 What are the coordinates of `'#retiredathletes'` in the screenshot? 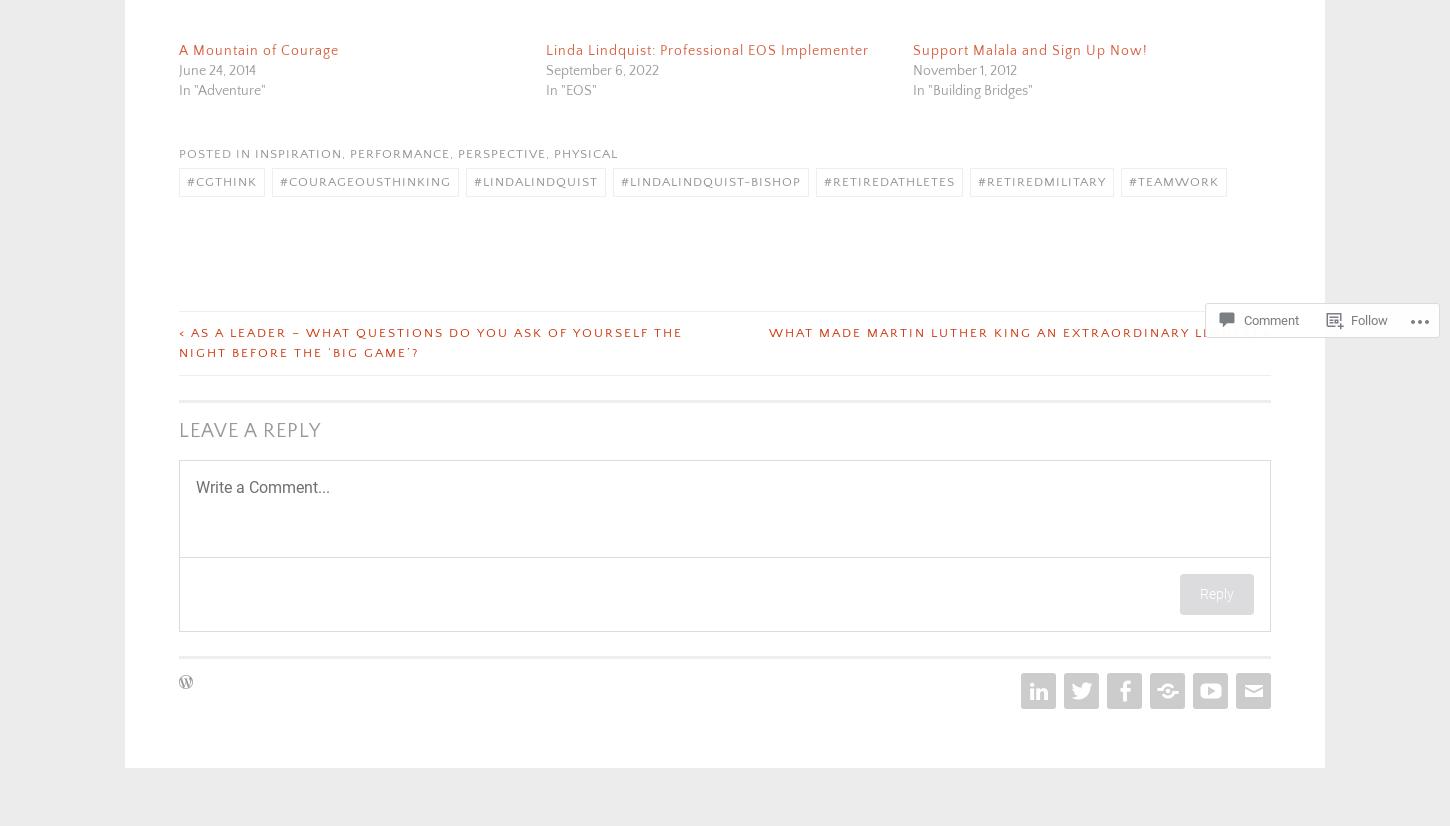 It's located at (888, 181).